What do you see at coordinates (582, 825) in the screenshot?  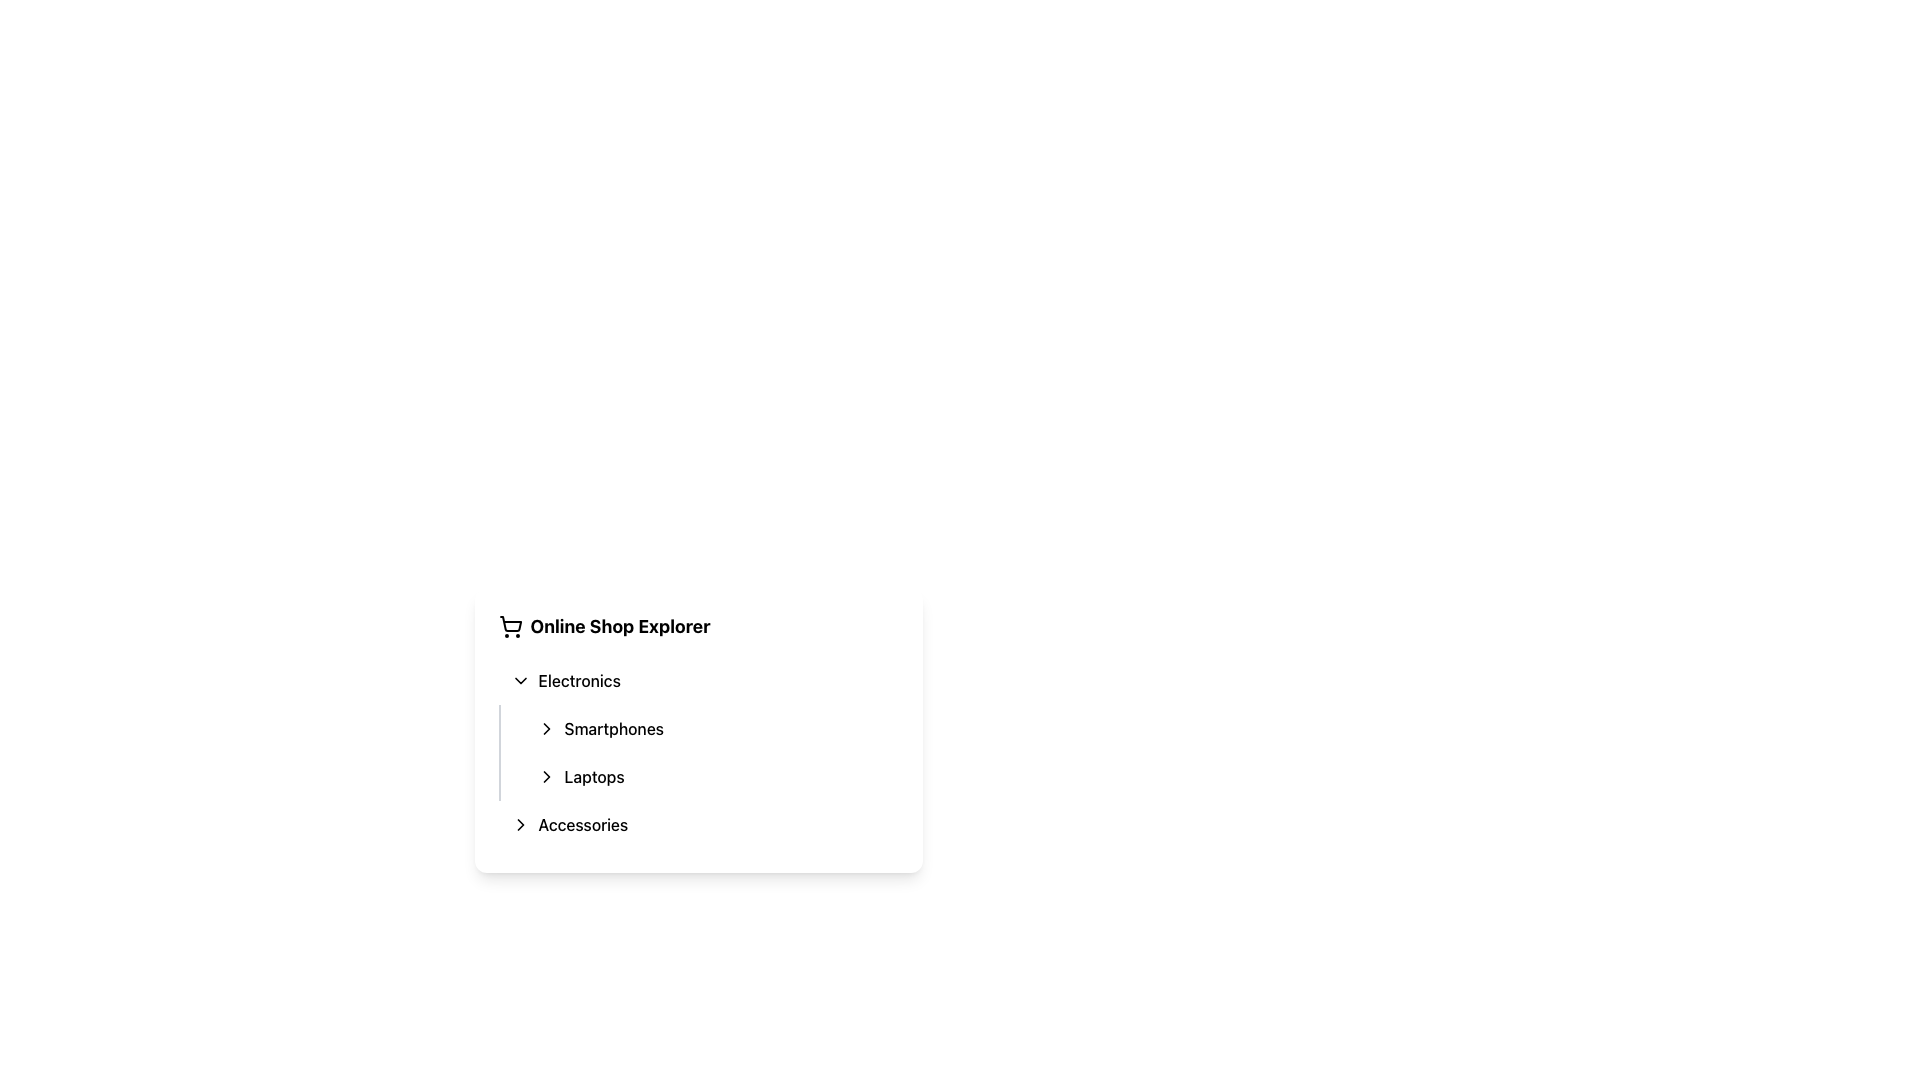 I see `the 'Accessories' text label, which is styled with medium font weight and located at the bottom of a list under the 'Electronics' category` at bounding box center [582, 825].